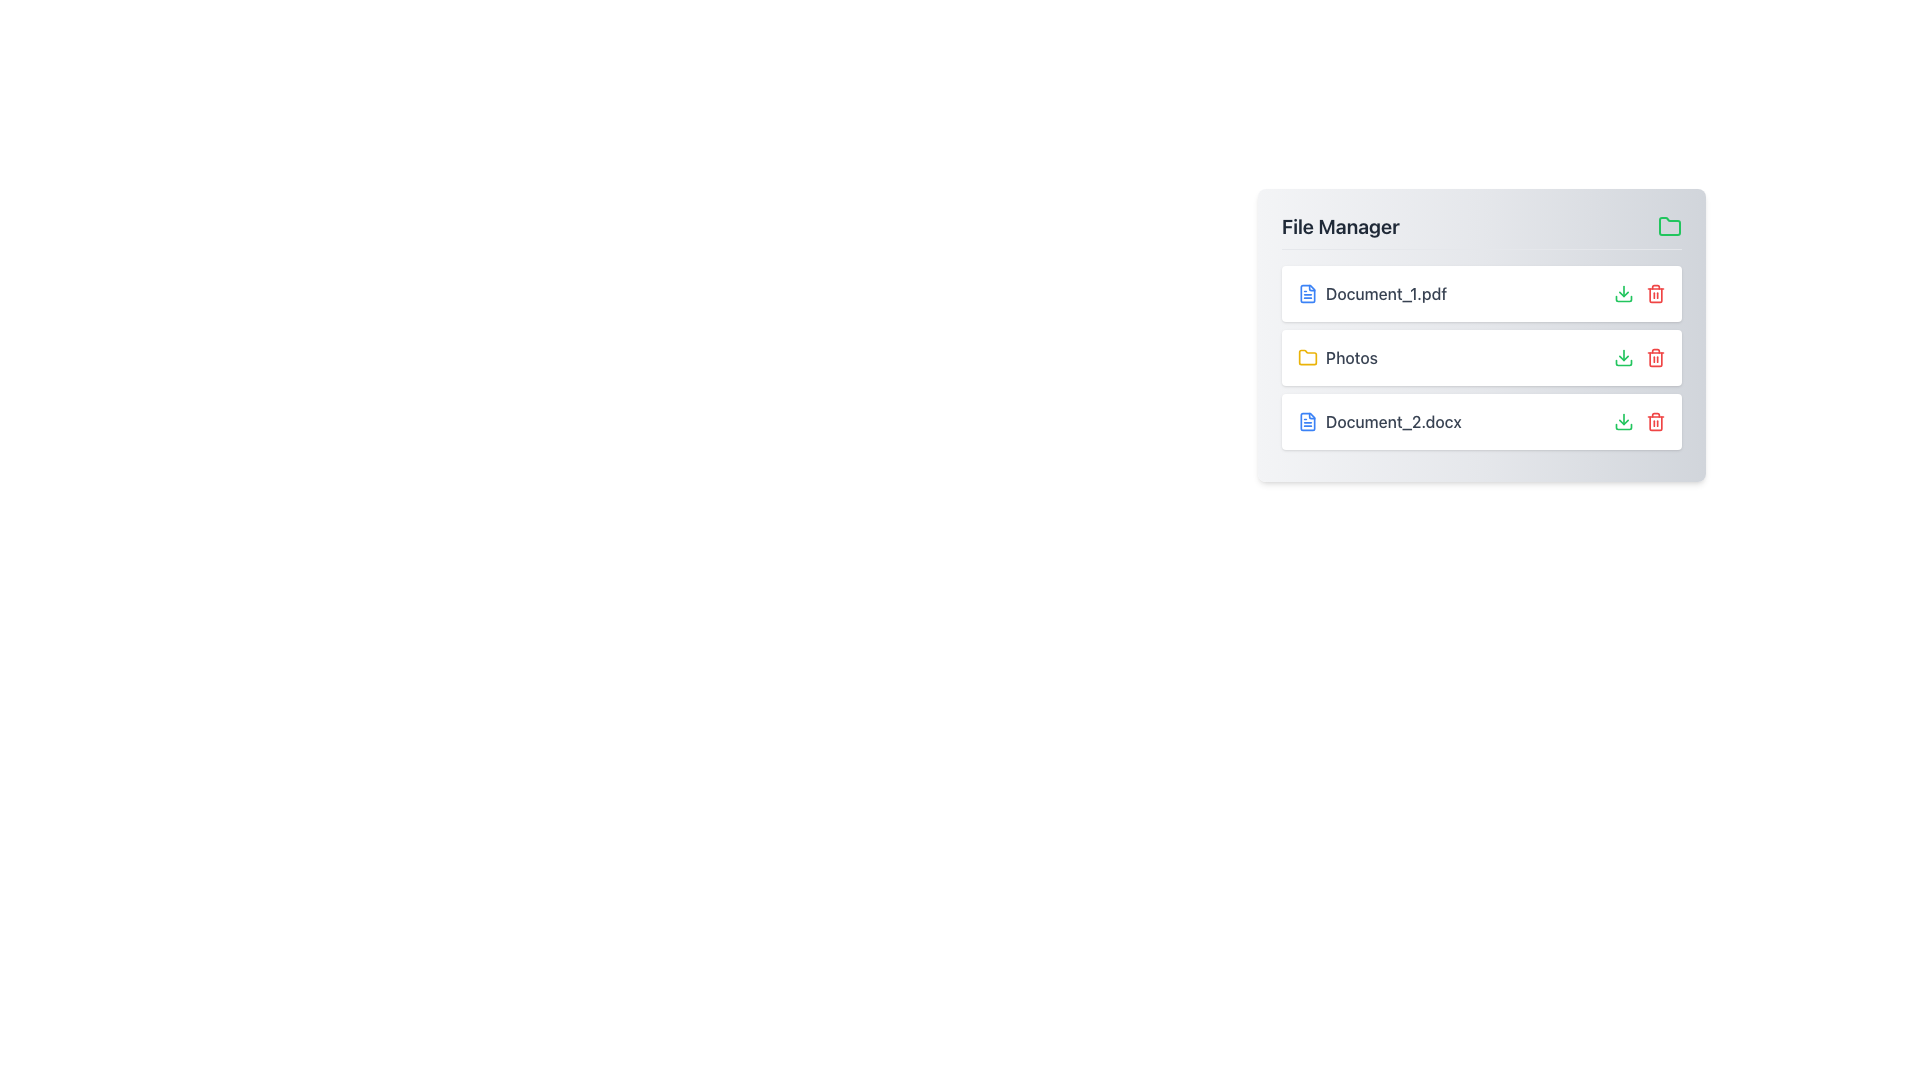 The image size is (1920, 1080). I want to click on the document icon labeled 'Document_1.pdf', which has a classic blue document outline with a folded corner, so click(1308, 420).